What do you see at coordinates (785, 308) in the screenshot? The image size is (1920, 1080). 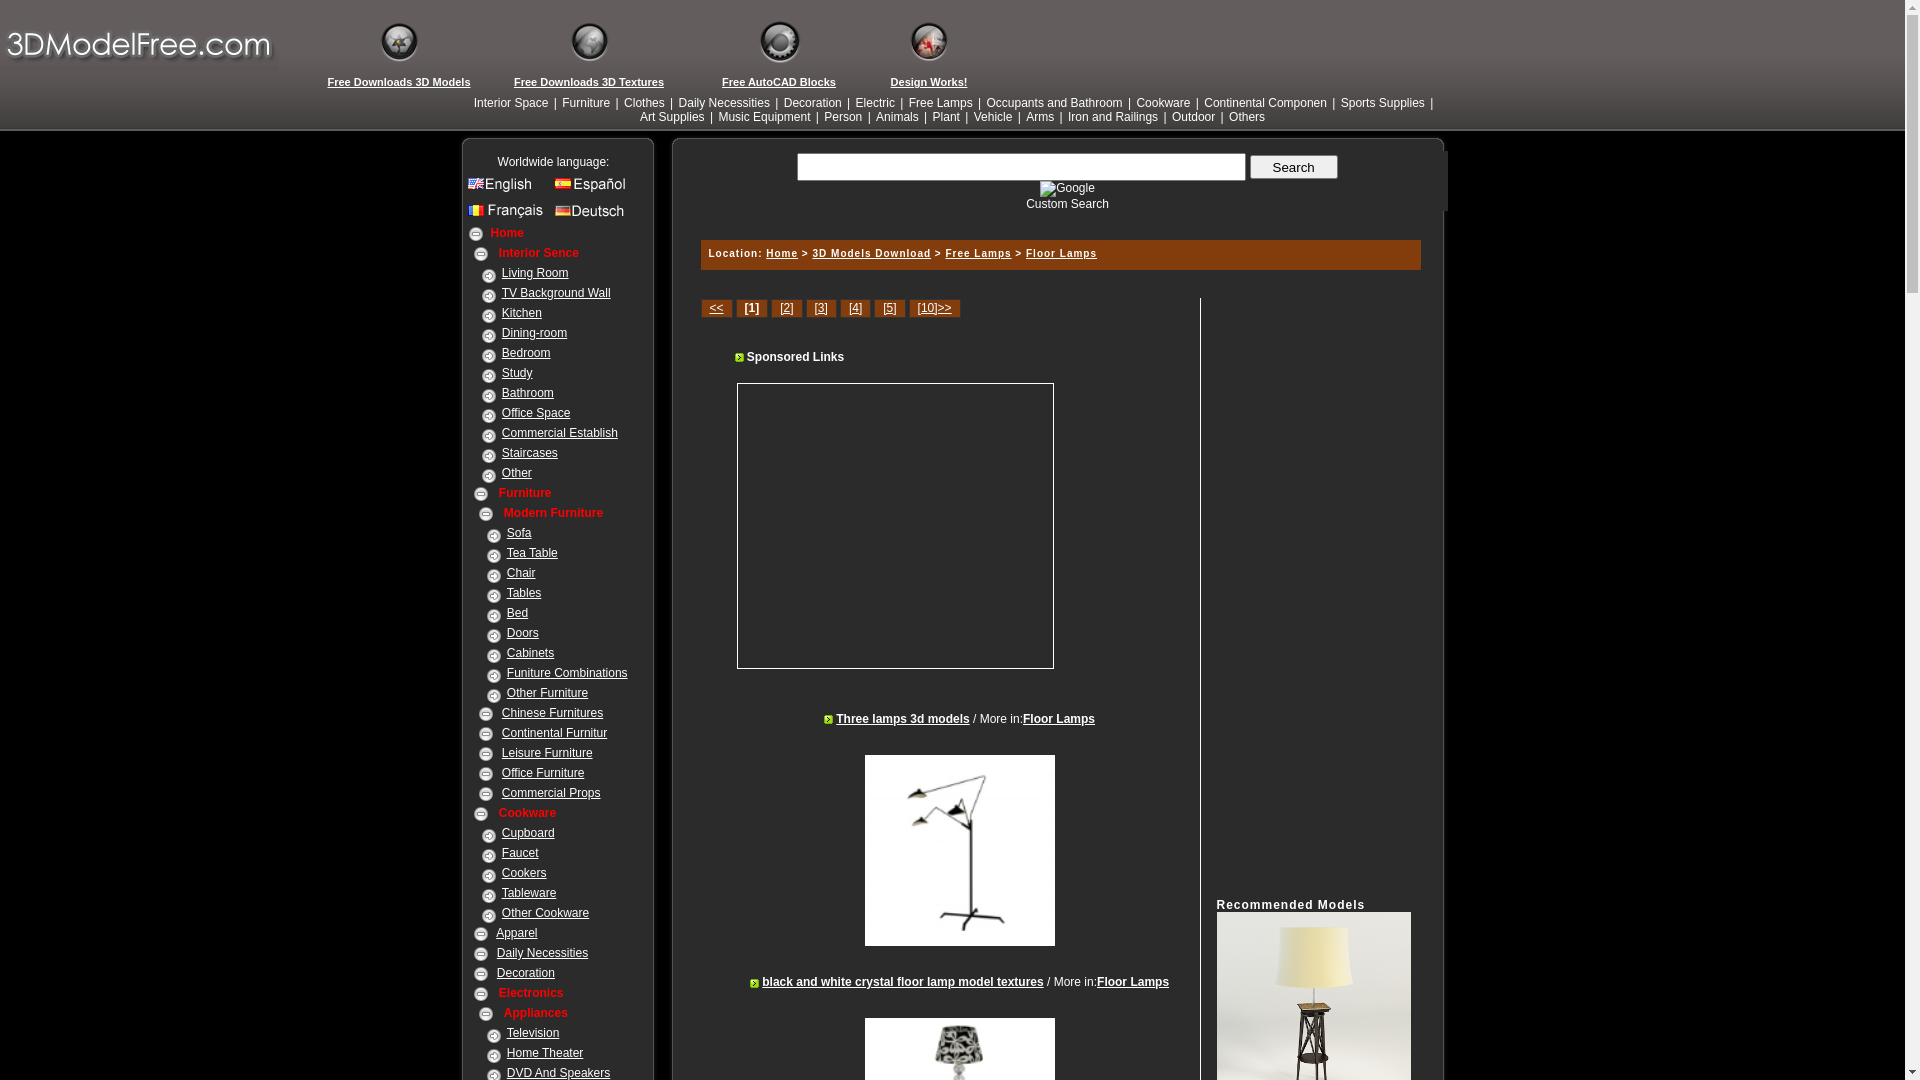 I see `'[2]'` at bounding box center [785, 308].